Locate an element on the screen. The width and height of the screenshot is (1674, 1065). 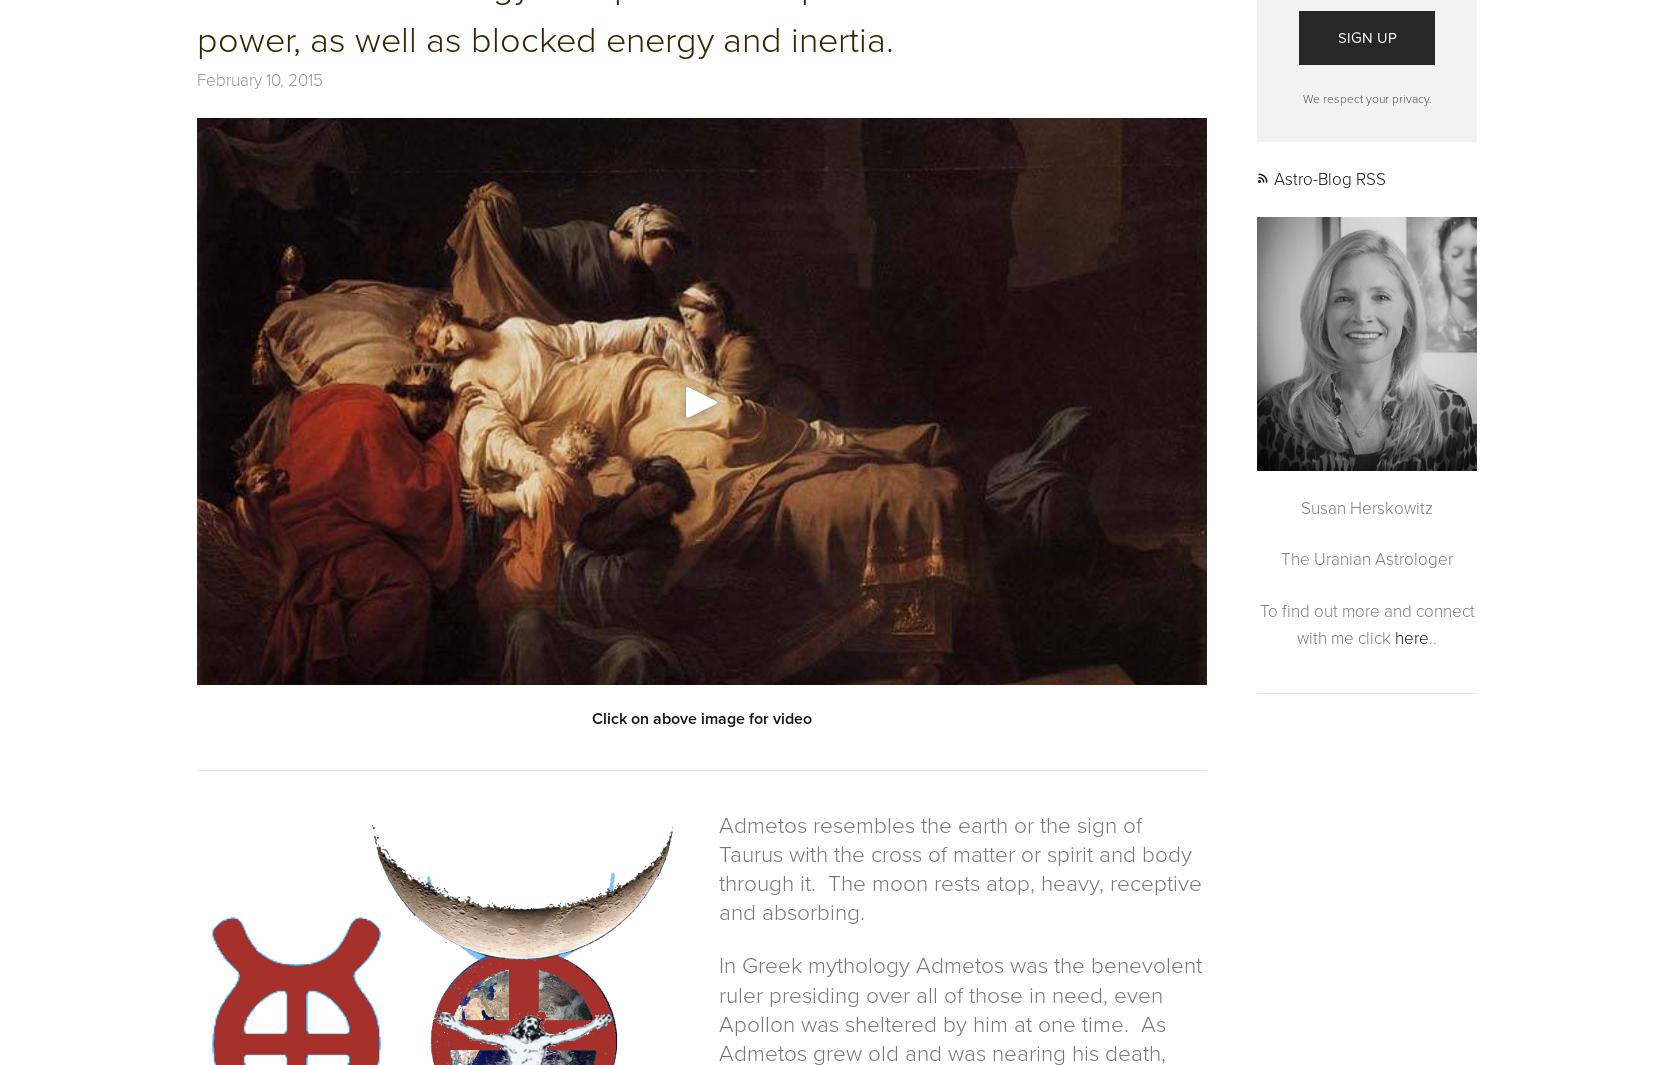
'..' is located at coordinates (1432, 637).